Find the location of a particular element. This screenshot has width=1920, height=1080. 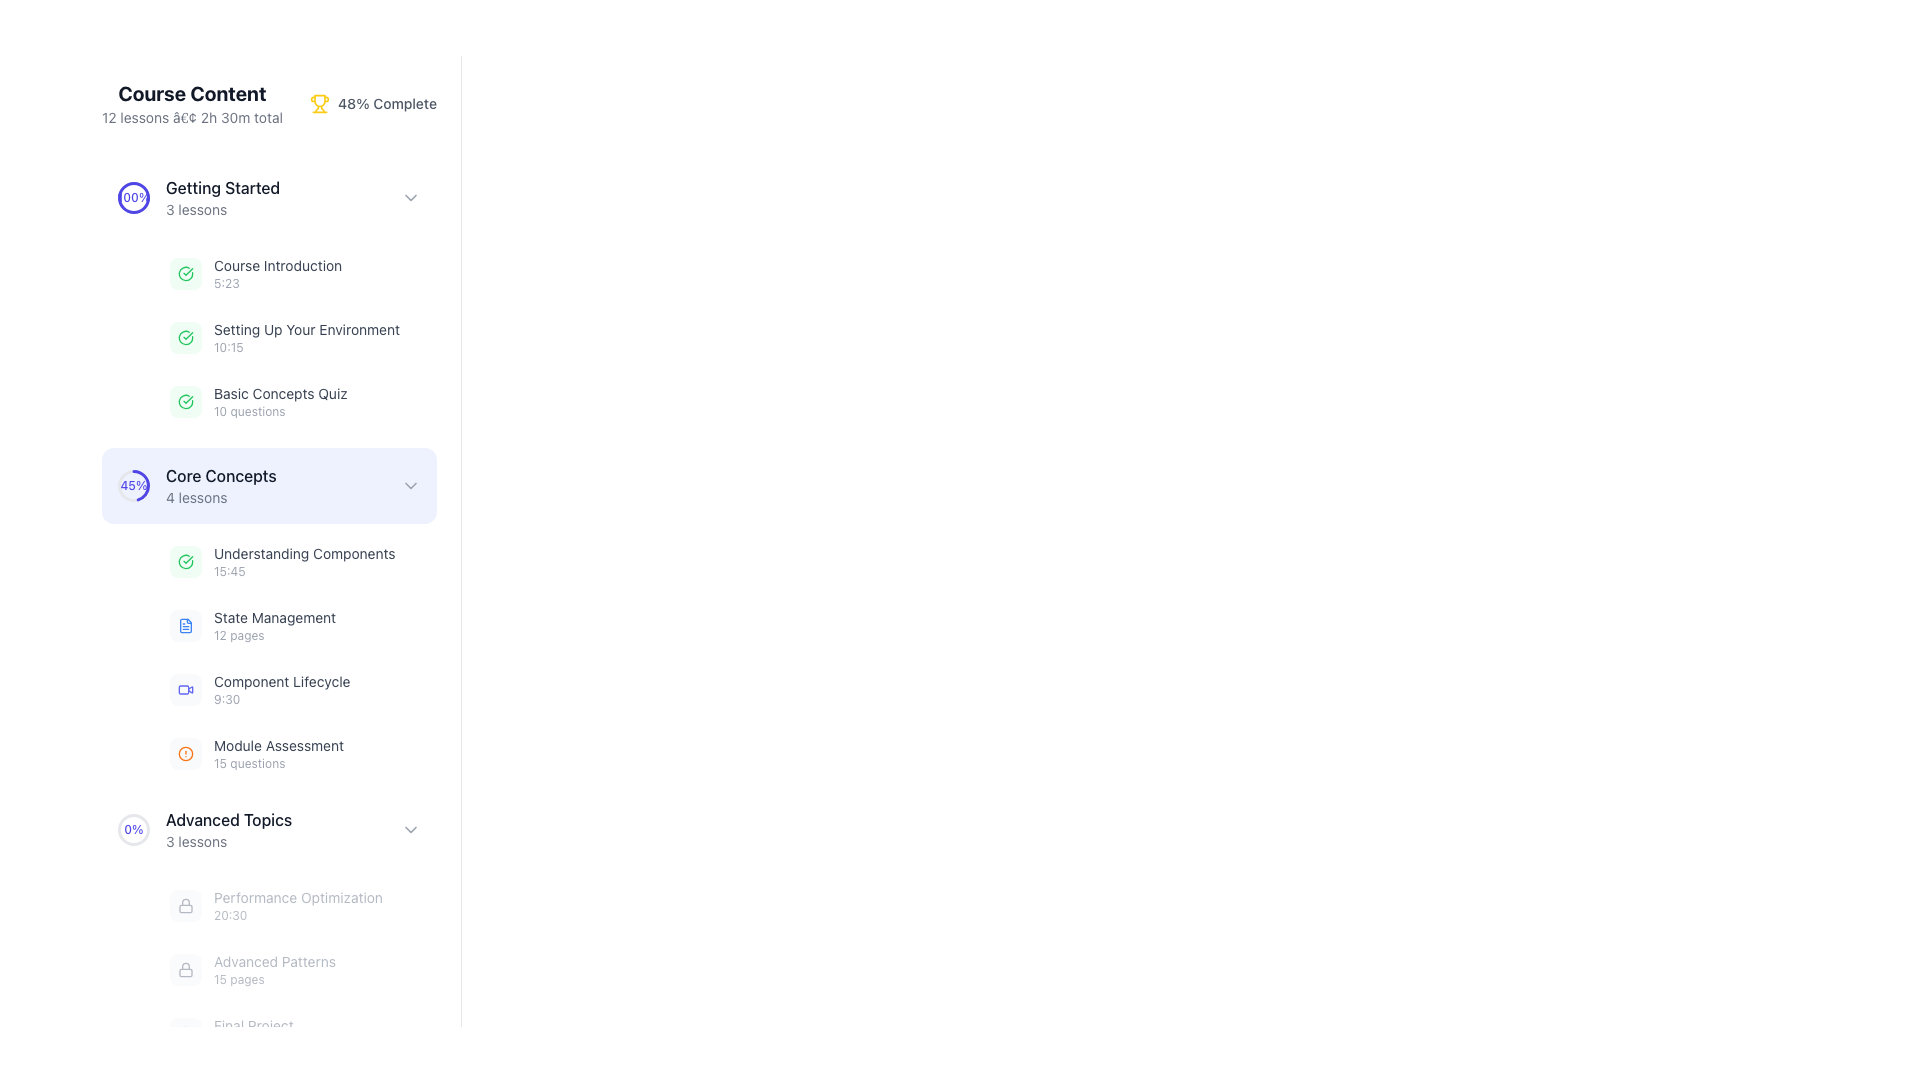

the 'Final Project' lesson text element located at the bottom of the 'Advanced Topics' section is located at coordinates (231, 1033).